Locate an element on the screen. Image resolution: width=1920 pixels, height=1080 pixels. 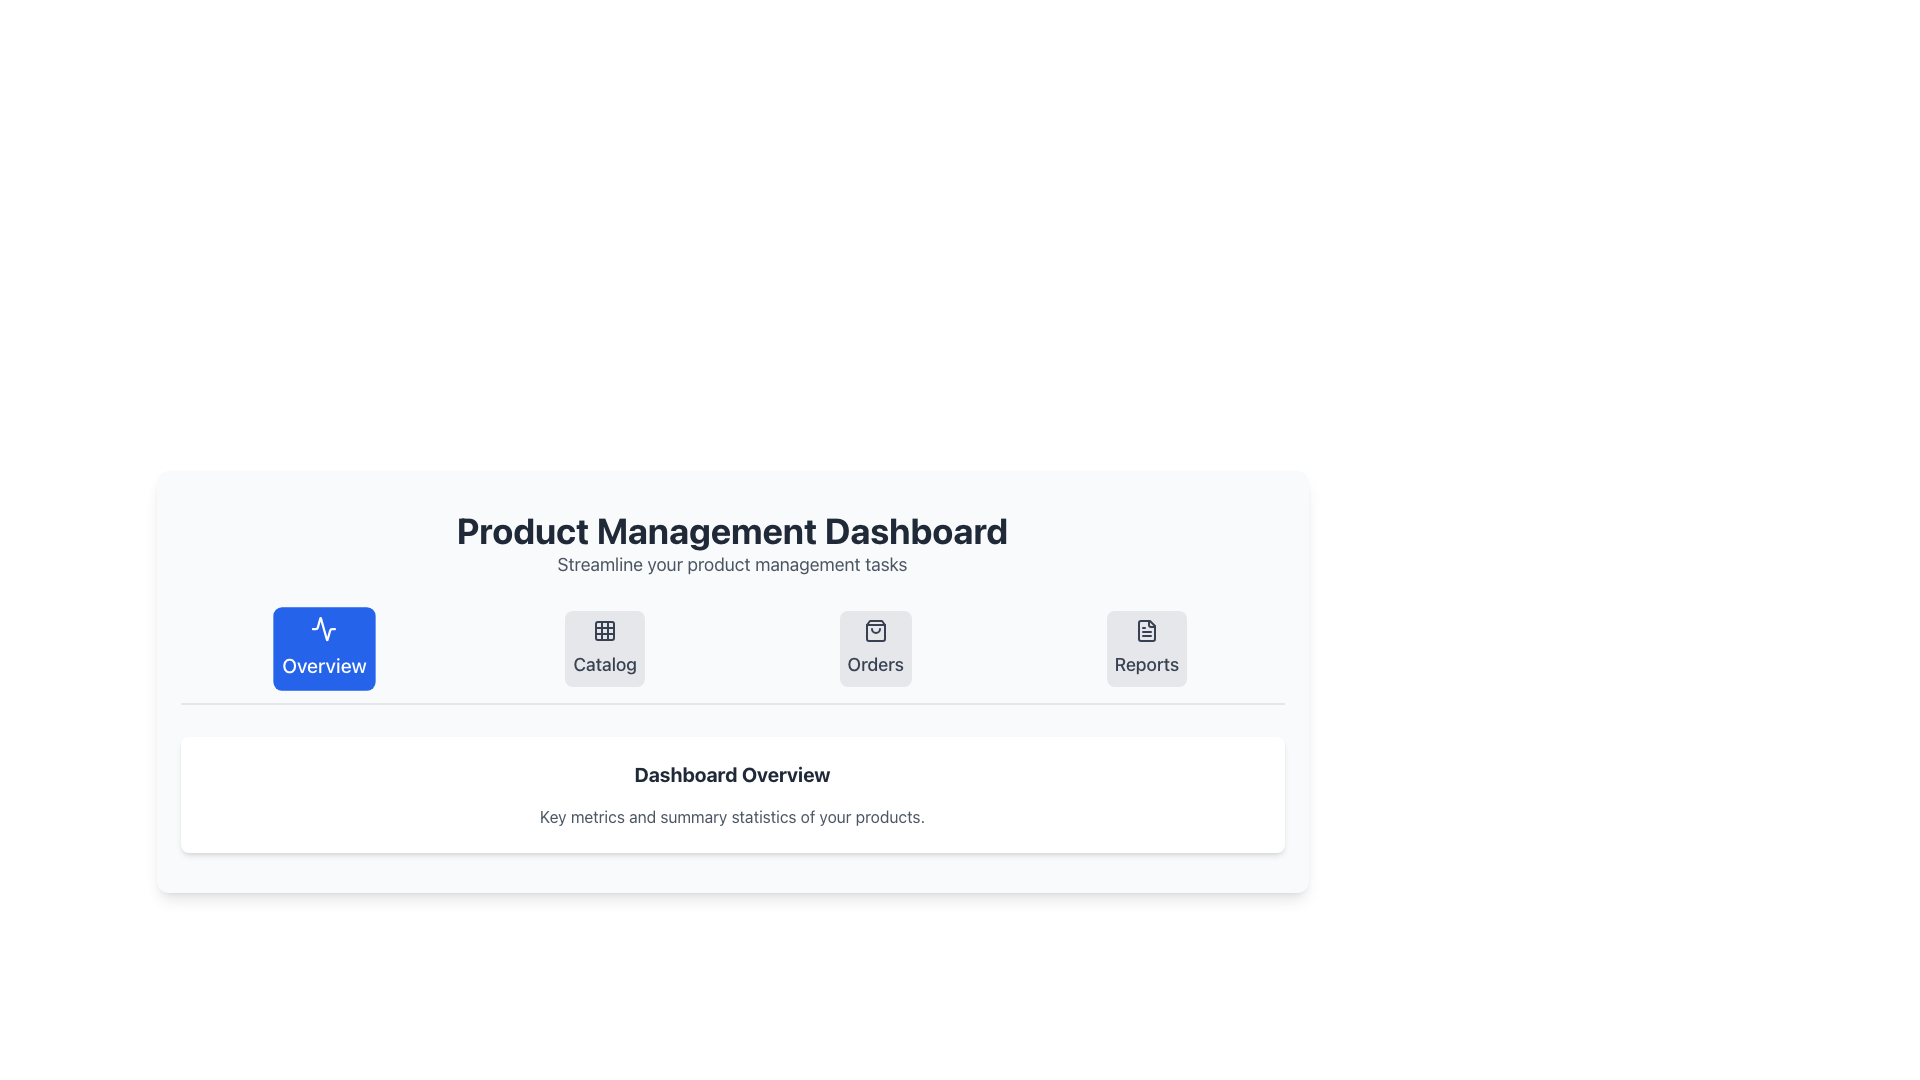
the blue rectangular button labeled 'Overview' with a waveform icon is located at coordinates (324, 648).